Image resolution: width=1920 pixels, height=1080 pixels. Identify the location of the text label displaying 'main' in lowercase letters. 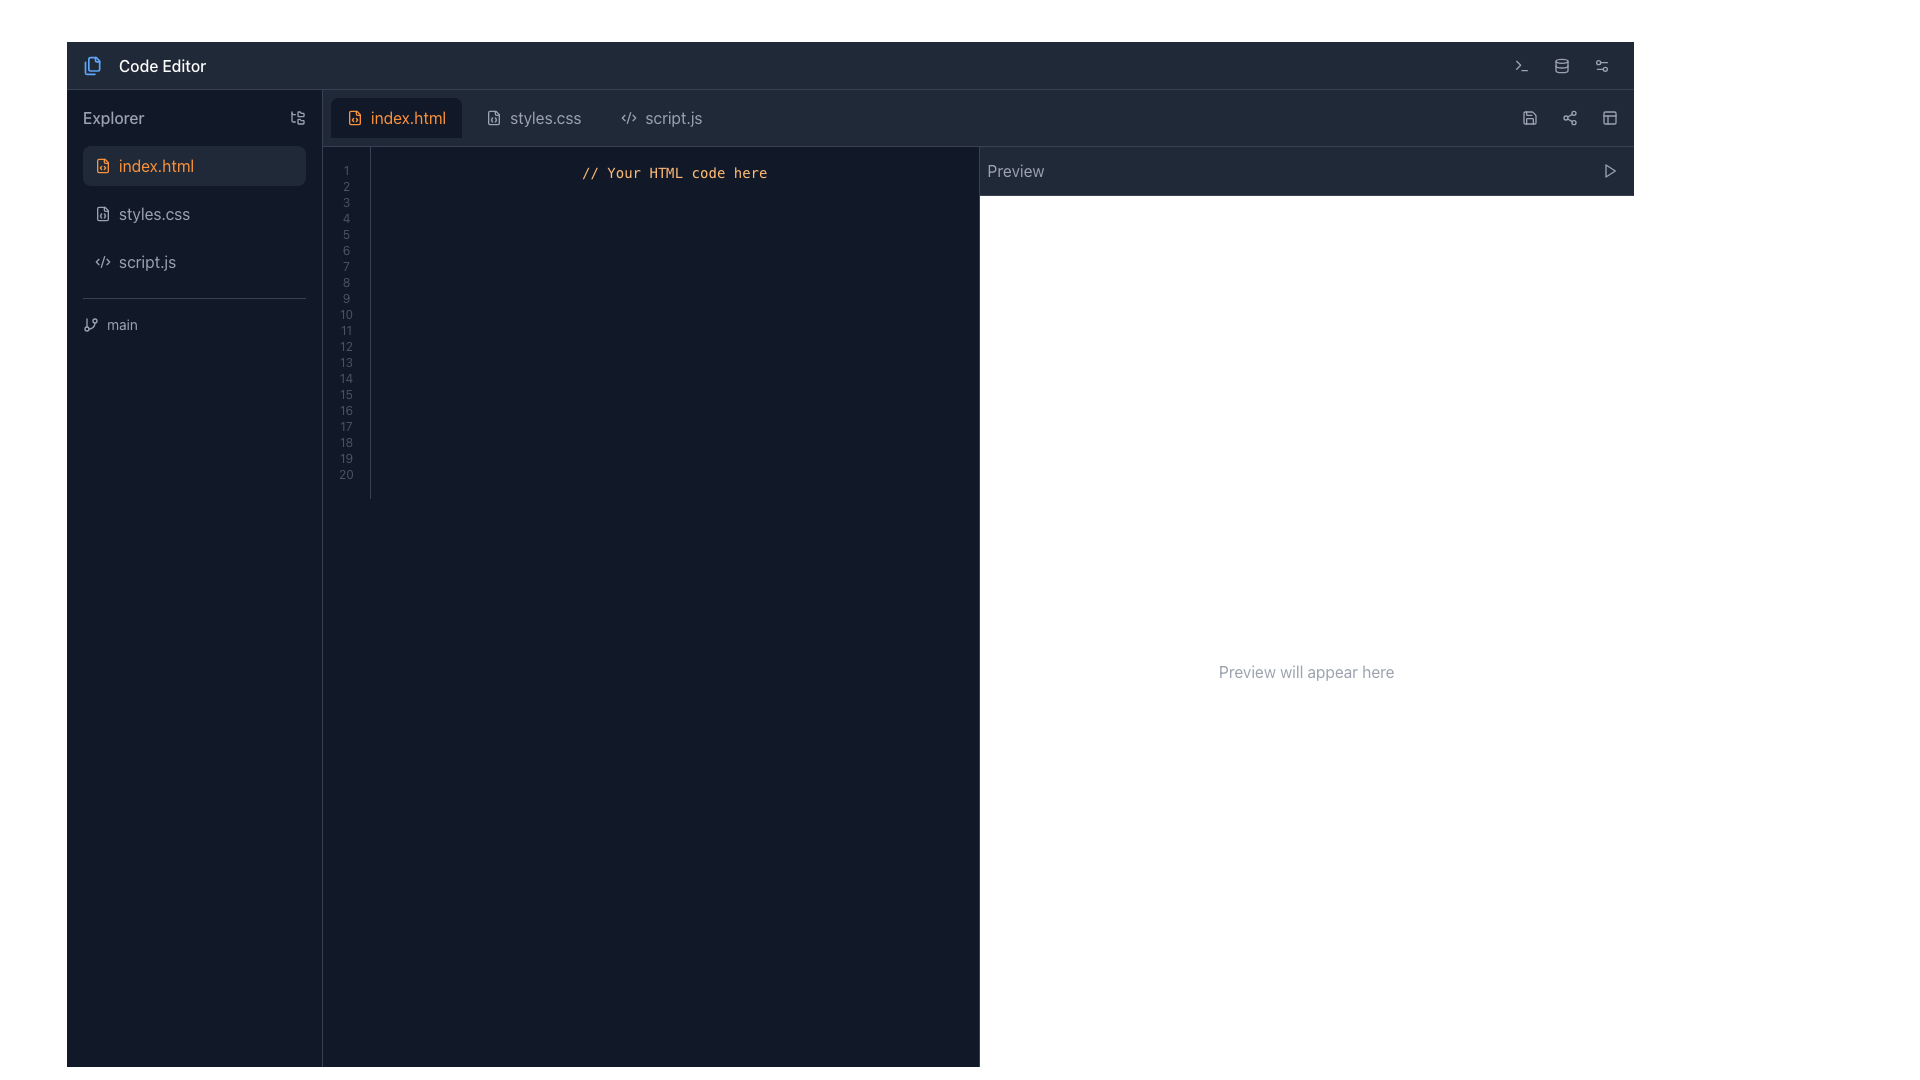
(121, 323).